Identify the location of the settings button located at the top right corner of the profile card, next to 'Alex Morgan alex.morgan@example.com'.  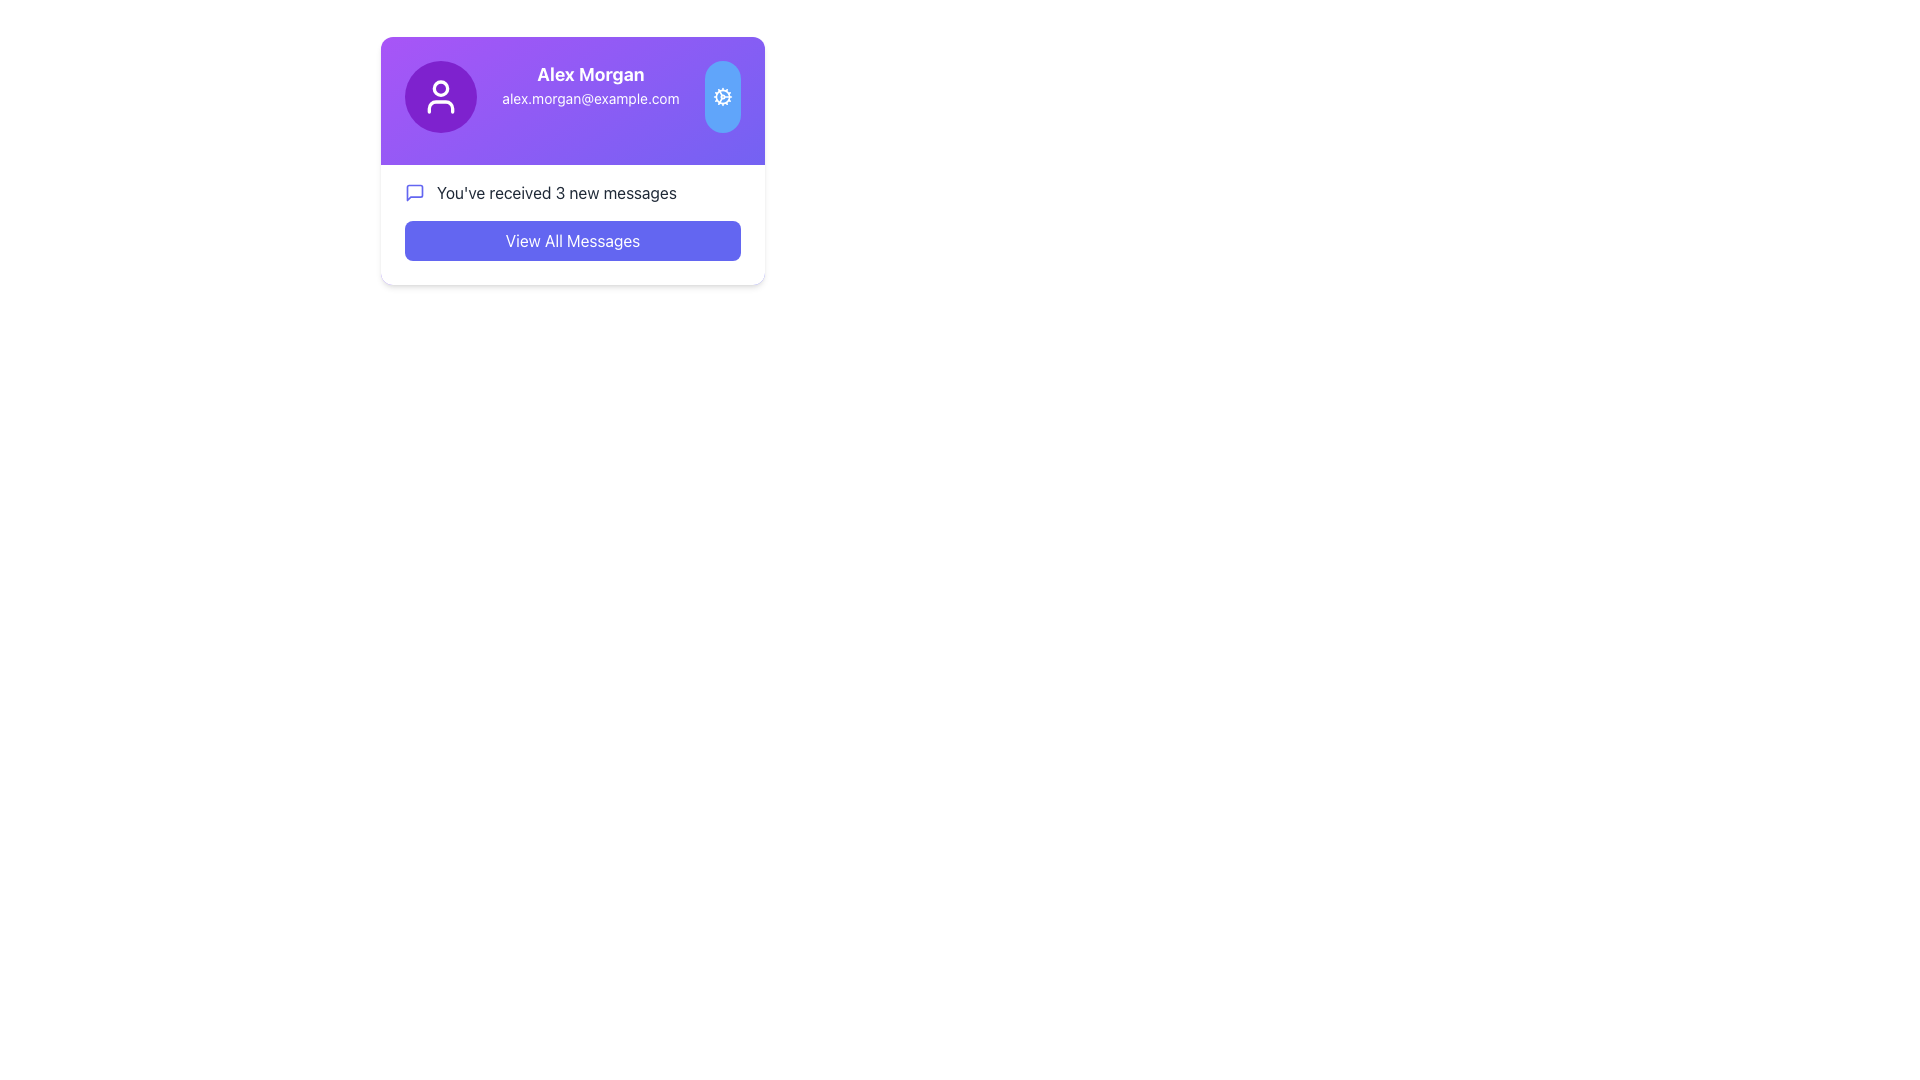
(722, 96).